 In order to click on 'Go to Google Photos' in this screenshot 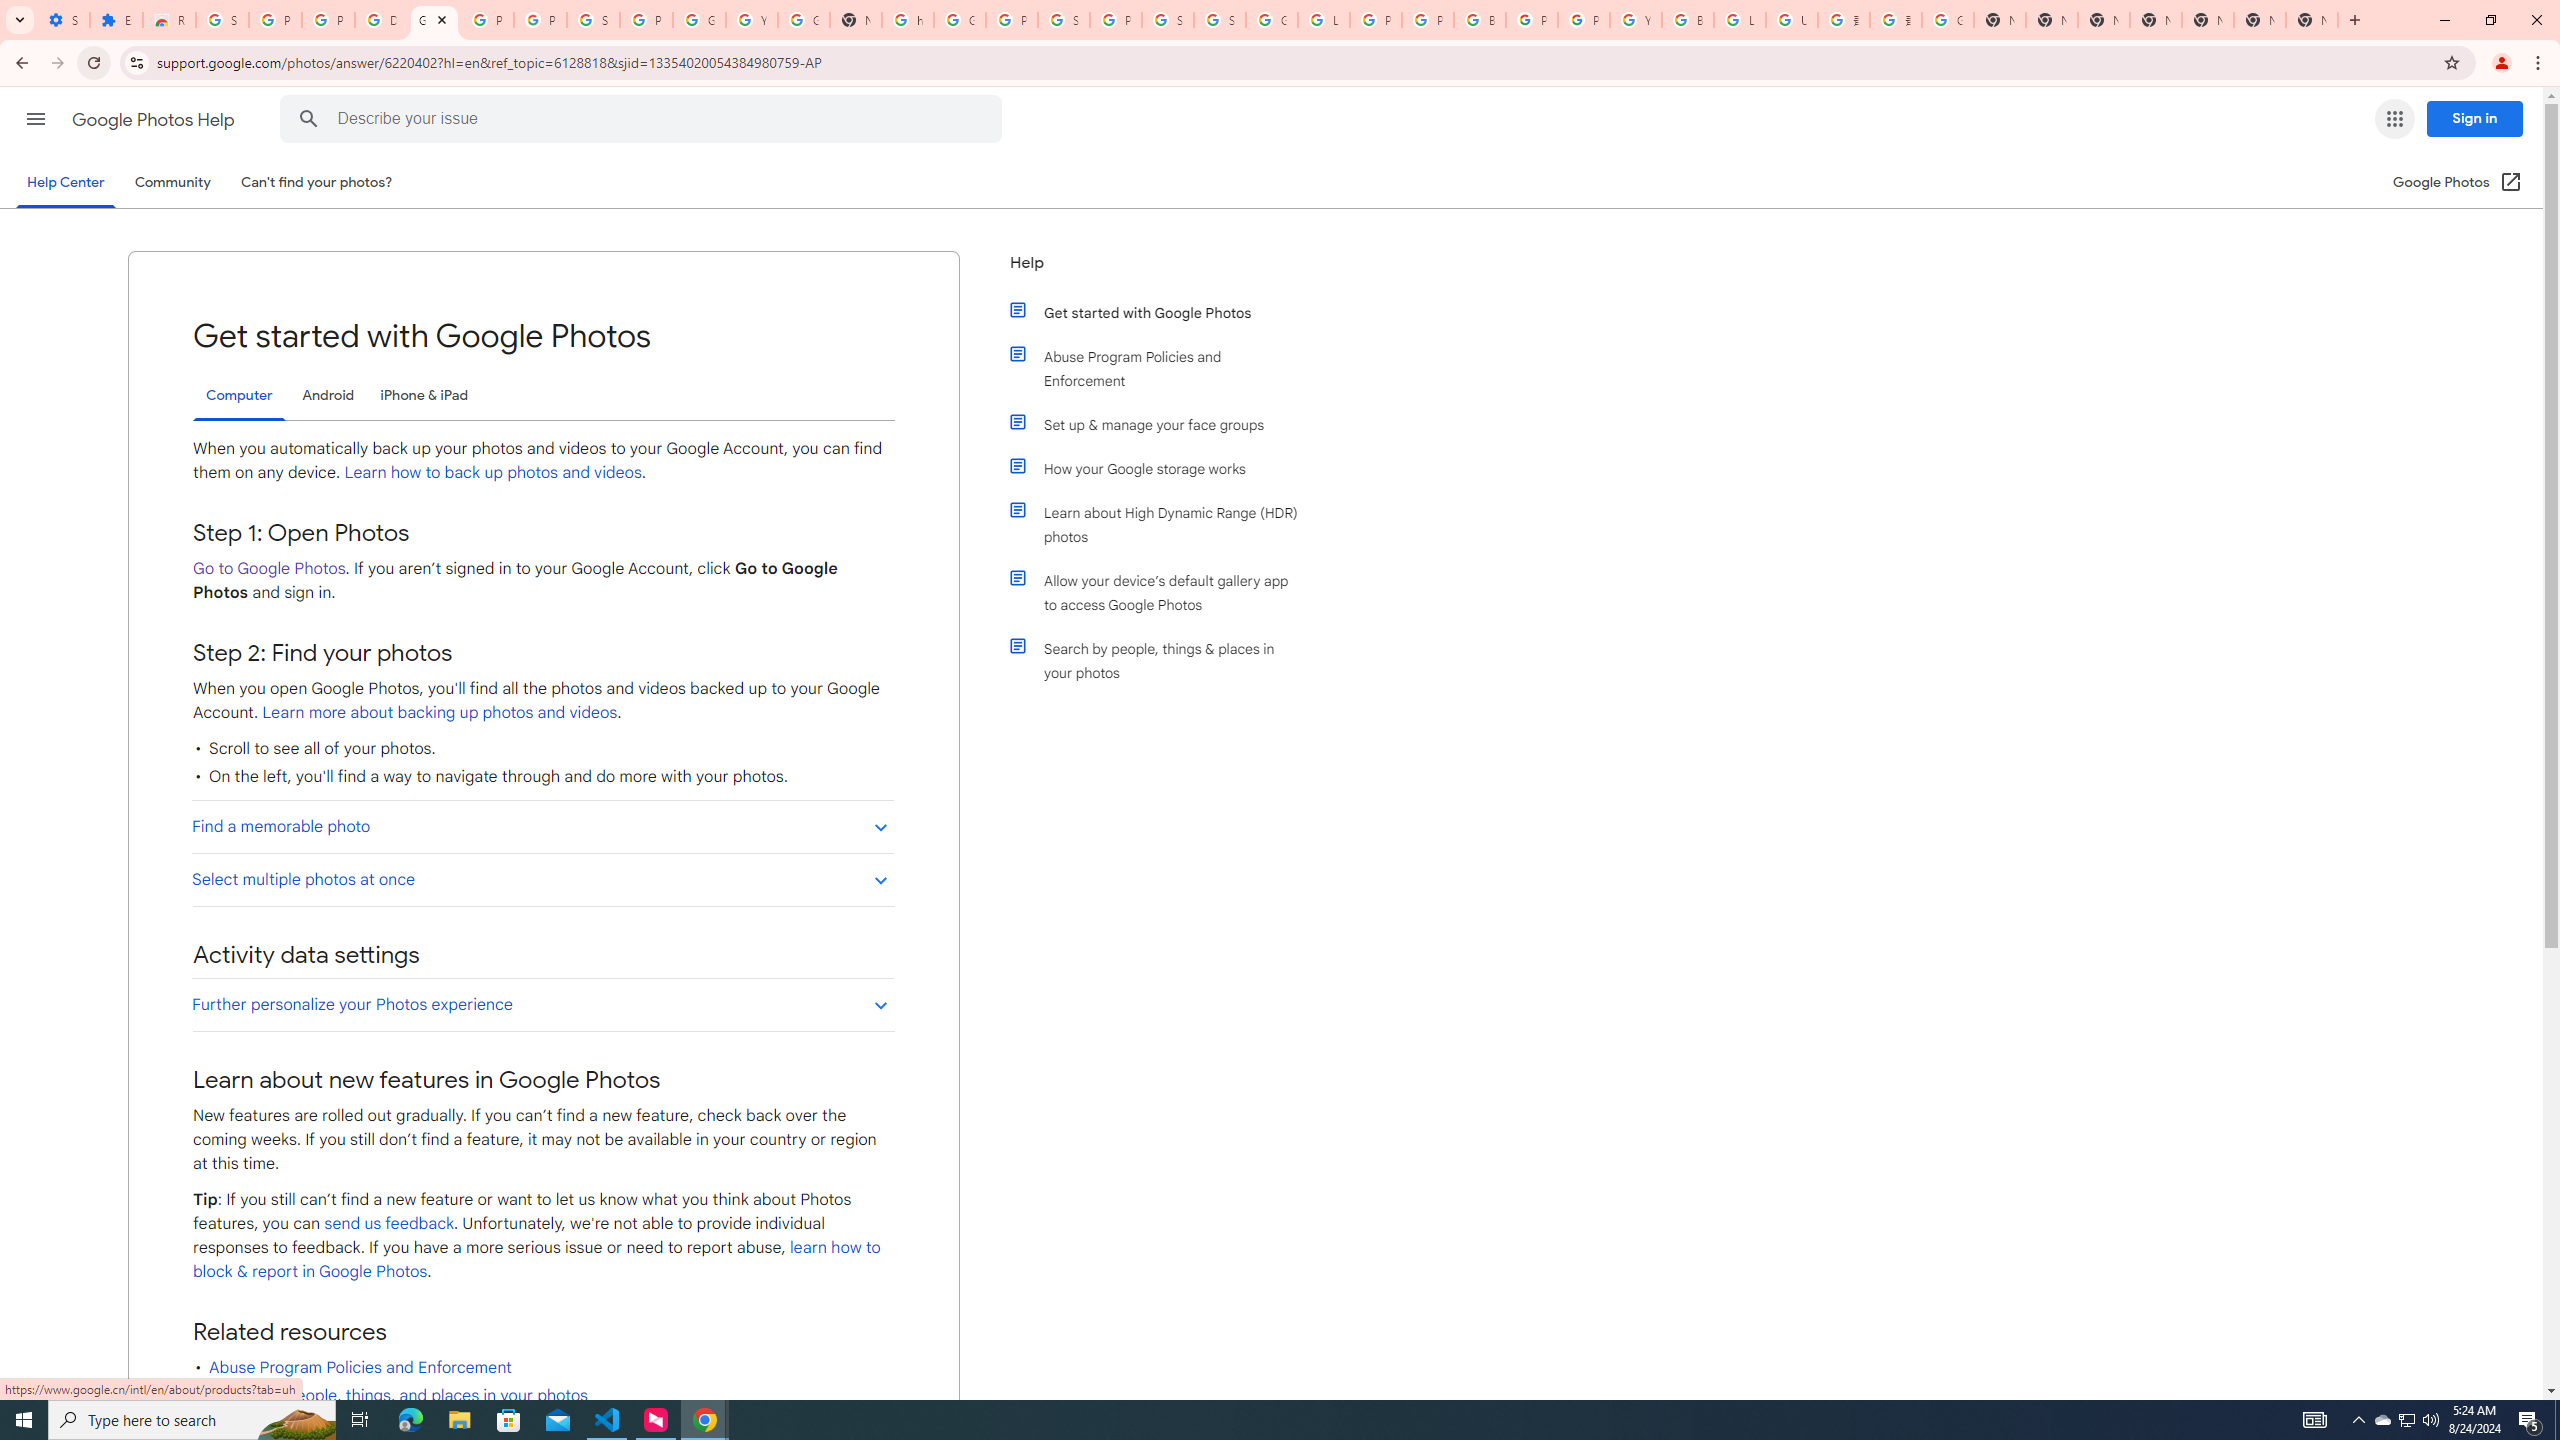, I will do `click(268, 567)`.